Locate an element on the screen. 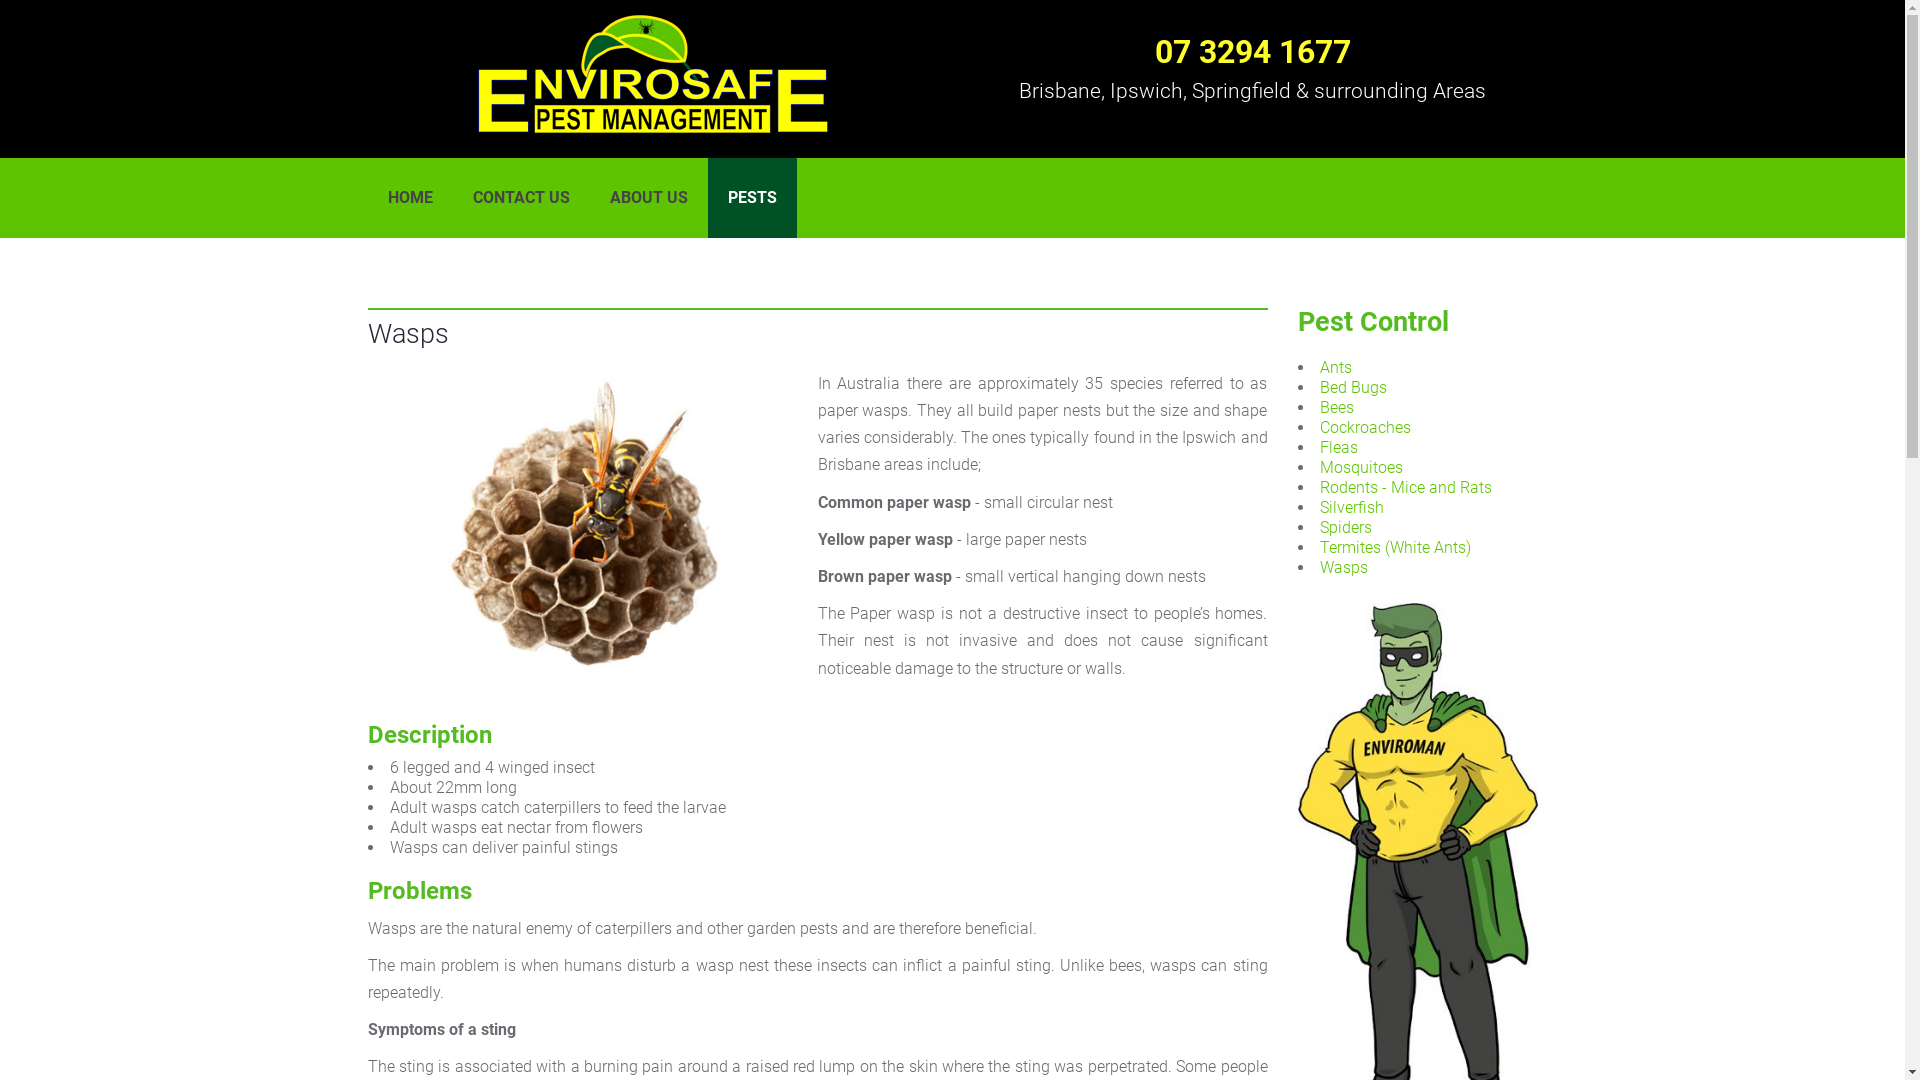 The image size is (1920, 1080). 'Mosquitoes' is located at coordinates (1360, 467).